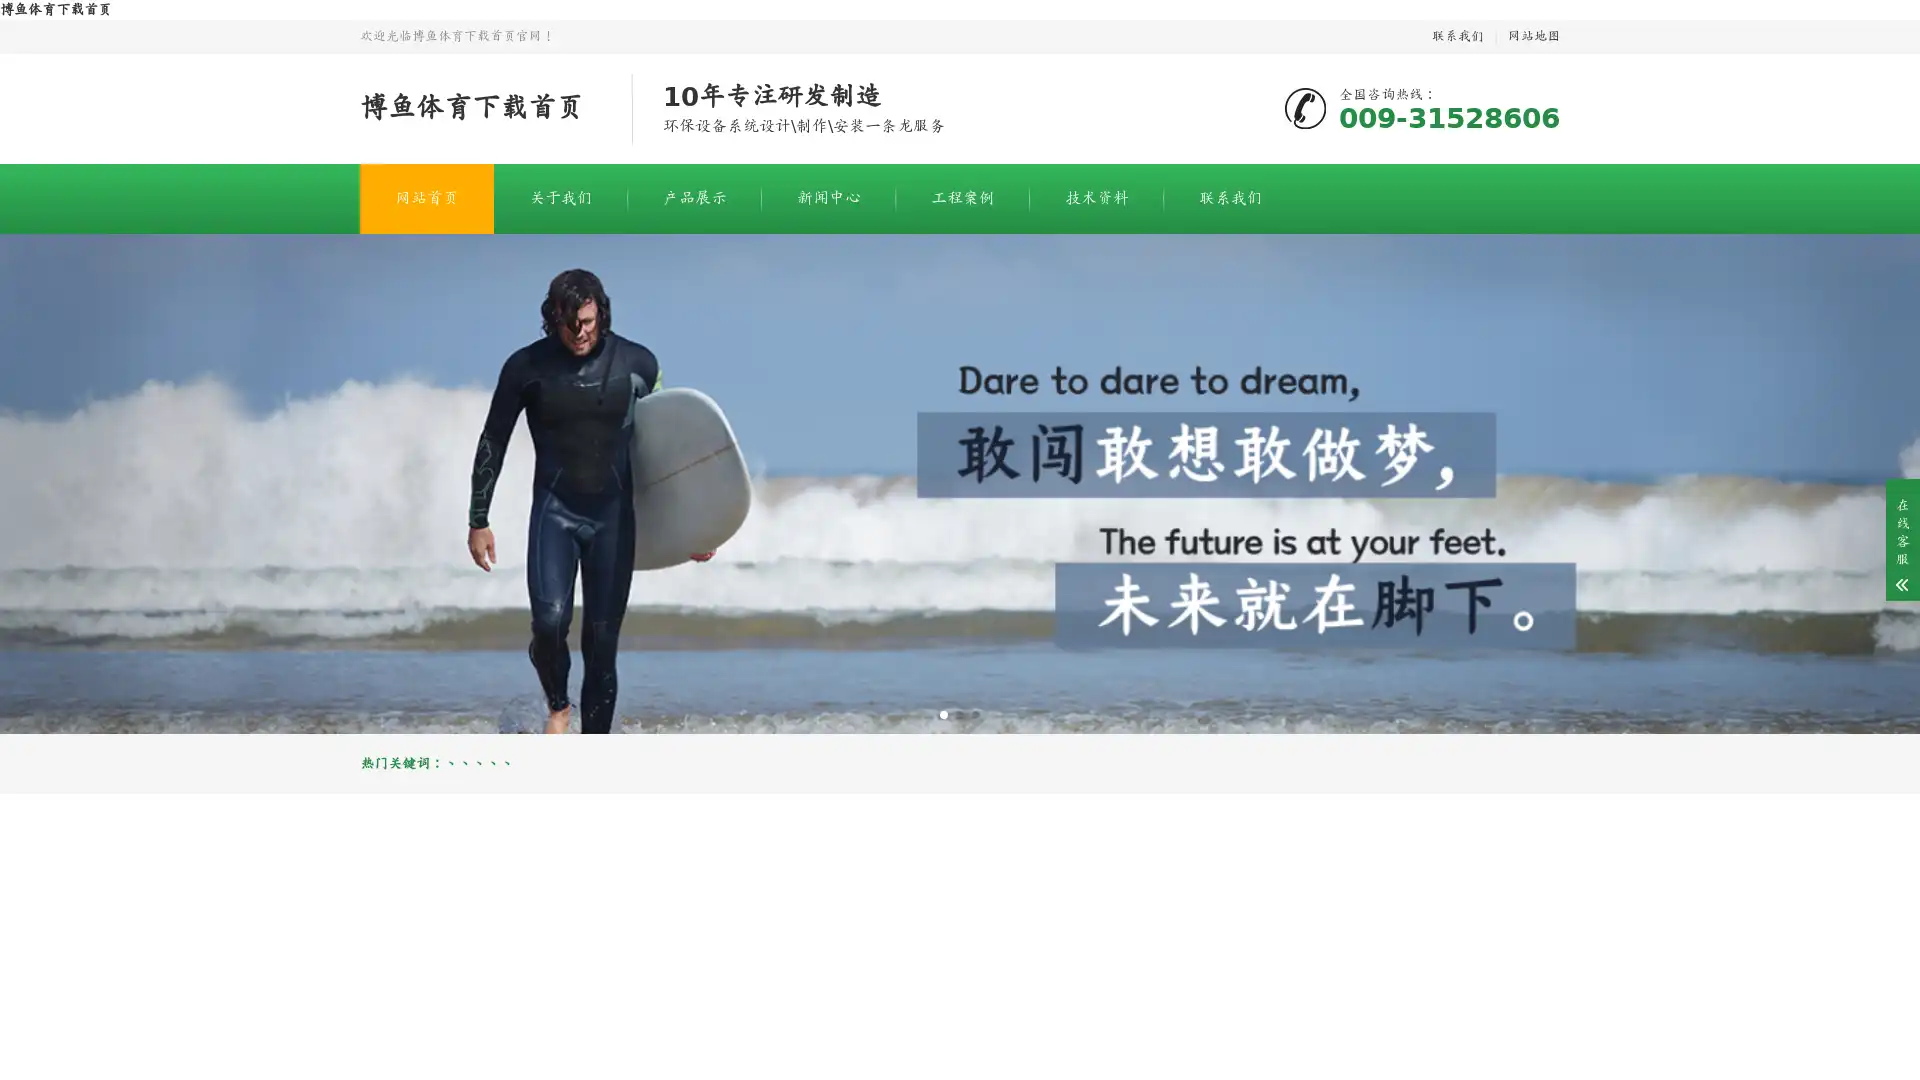 The image size is (1920, 1080). Describe the element at coordinates (975, 713) in the screenshot. I see `Go to slide 3` at that location.